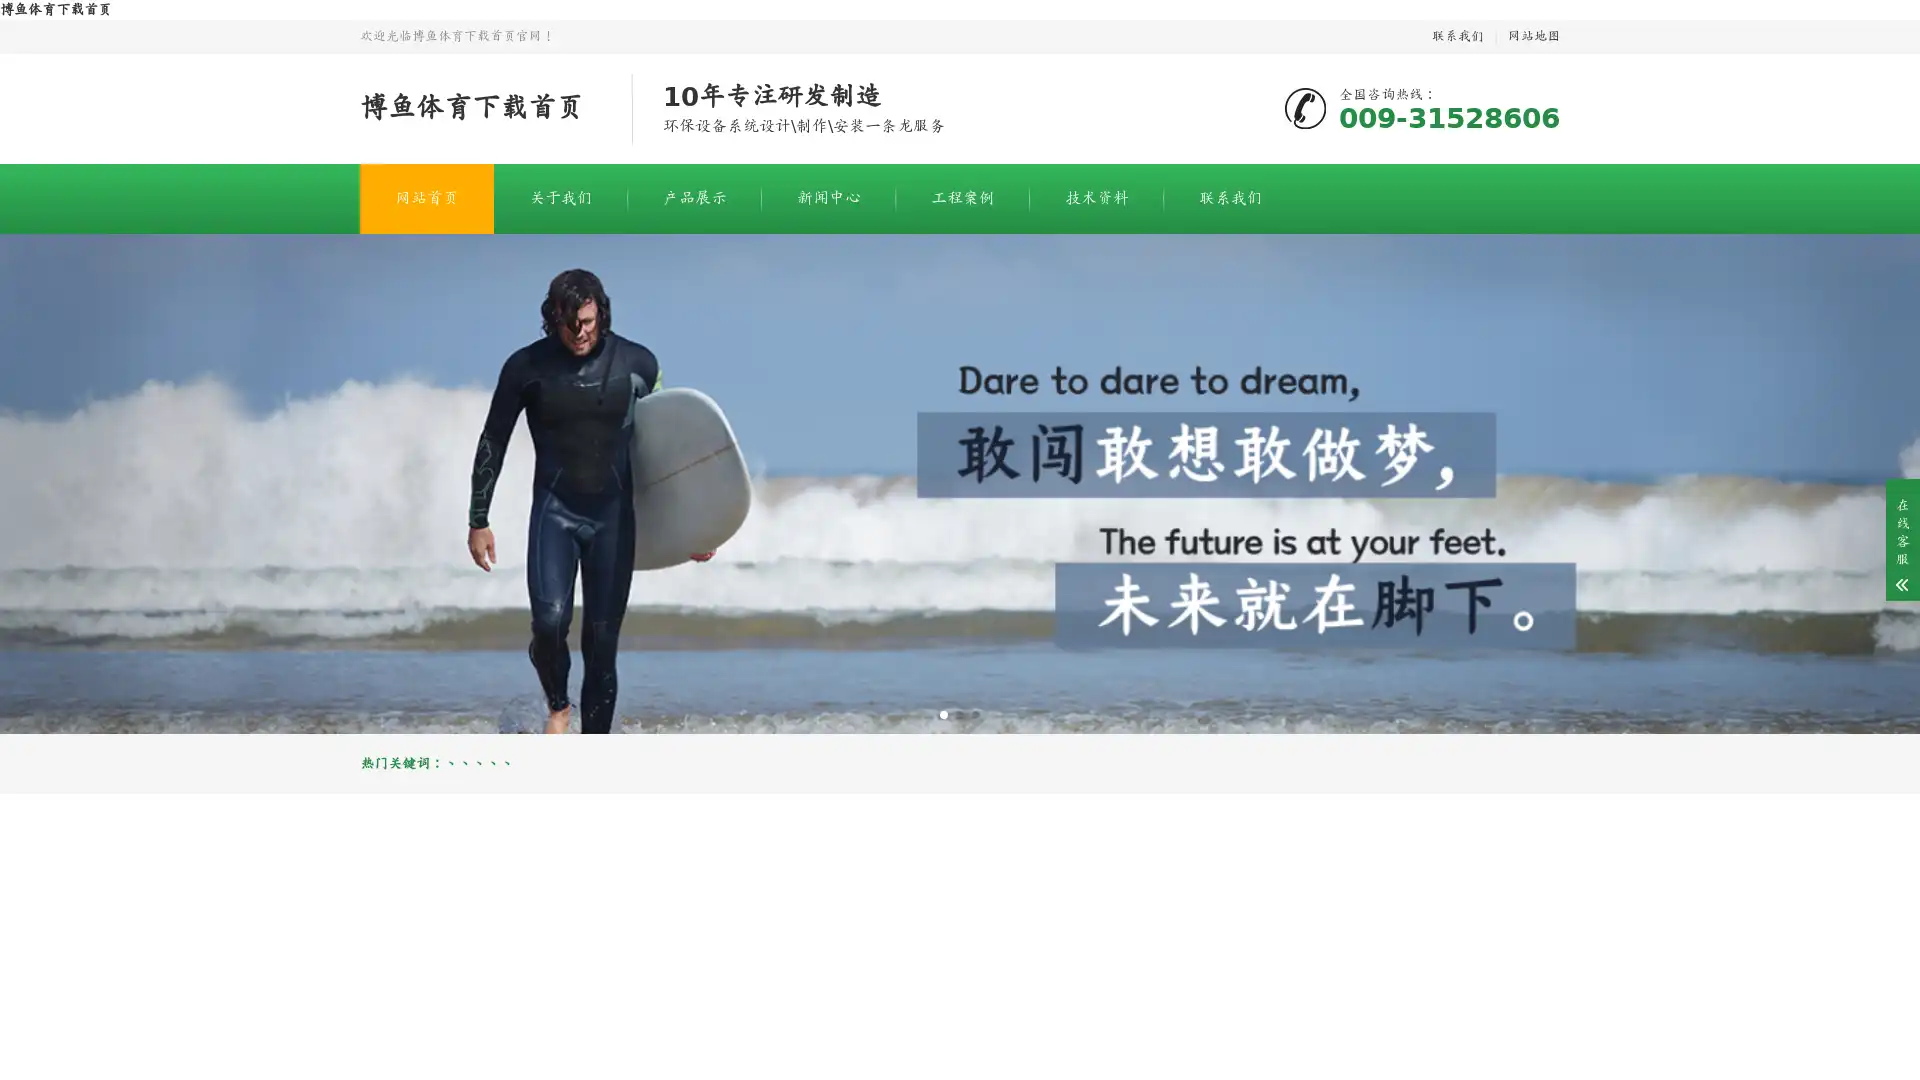 The image size is (1920, 1080). Describe the element at coordinates (975, 713) in the screenshot. I see `Go to slide 3` at that location.